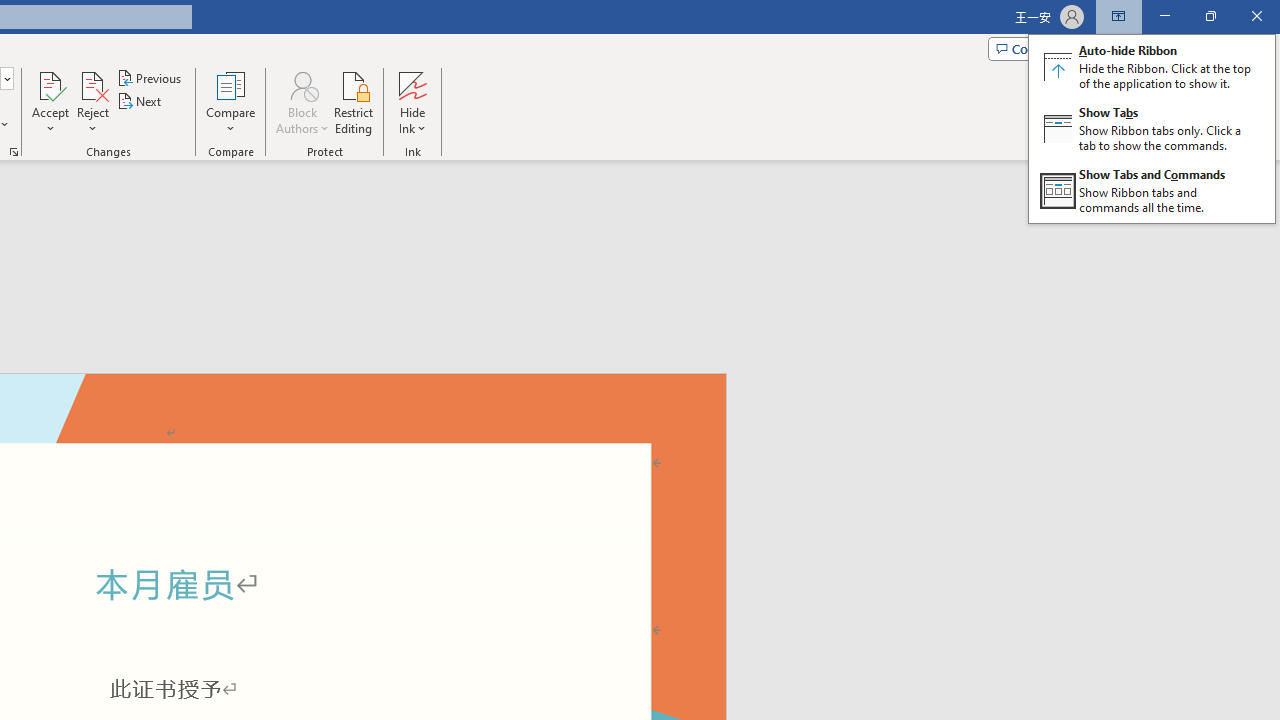 The height and width of the screenshot is (720, 1280). I want to click on 'Hide Ink', so click(411, 103).